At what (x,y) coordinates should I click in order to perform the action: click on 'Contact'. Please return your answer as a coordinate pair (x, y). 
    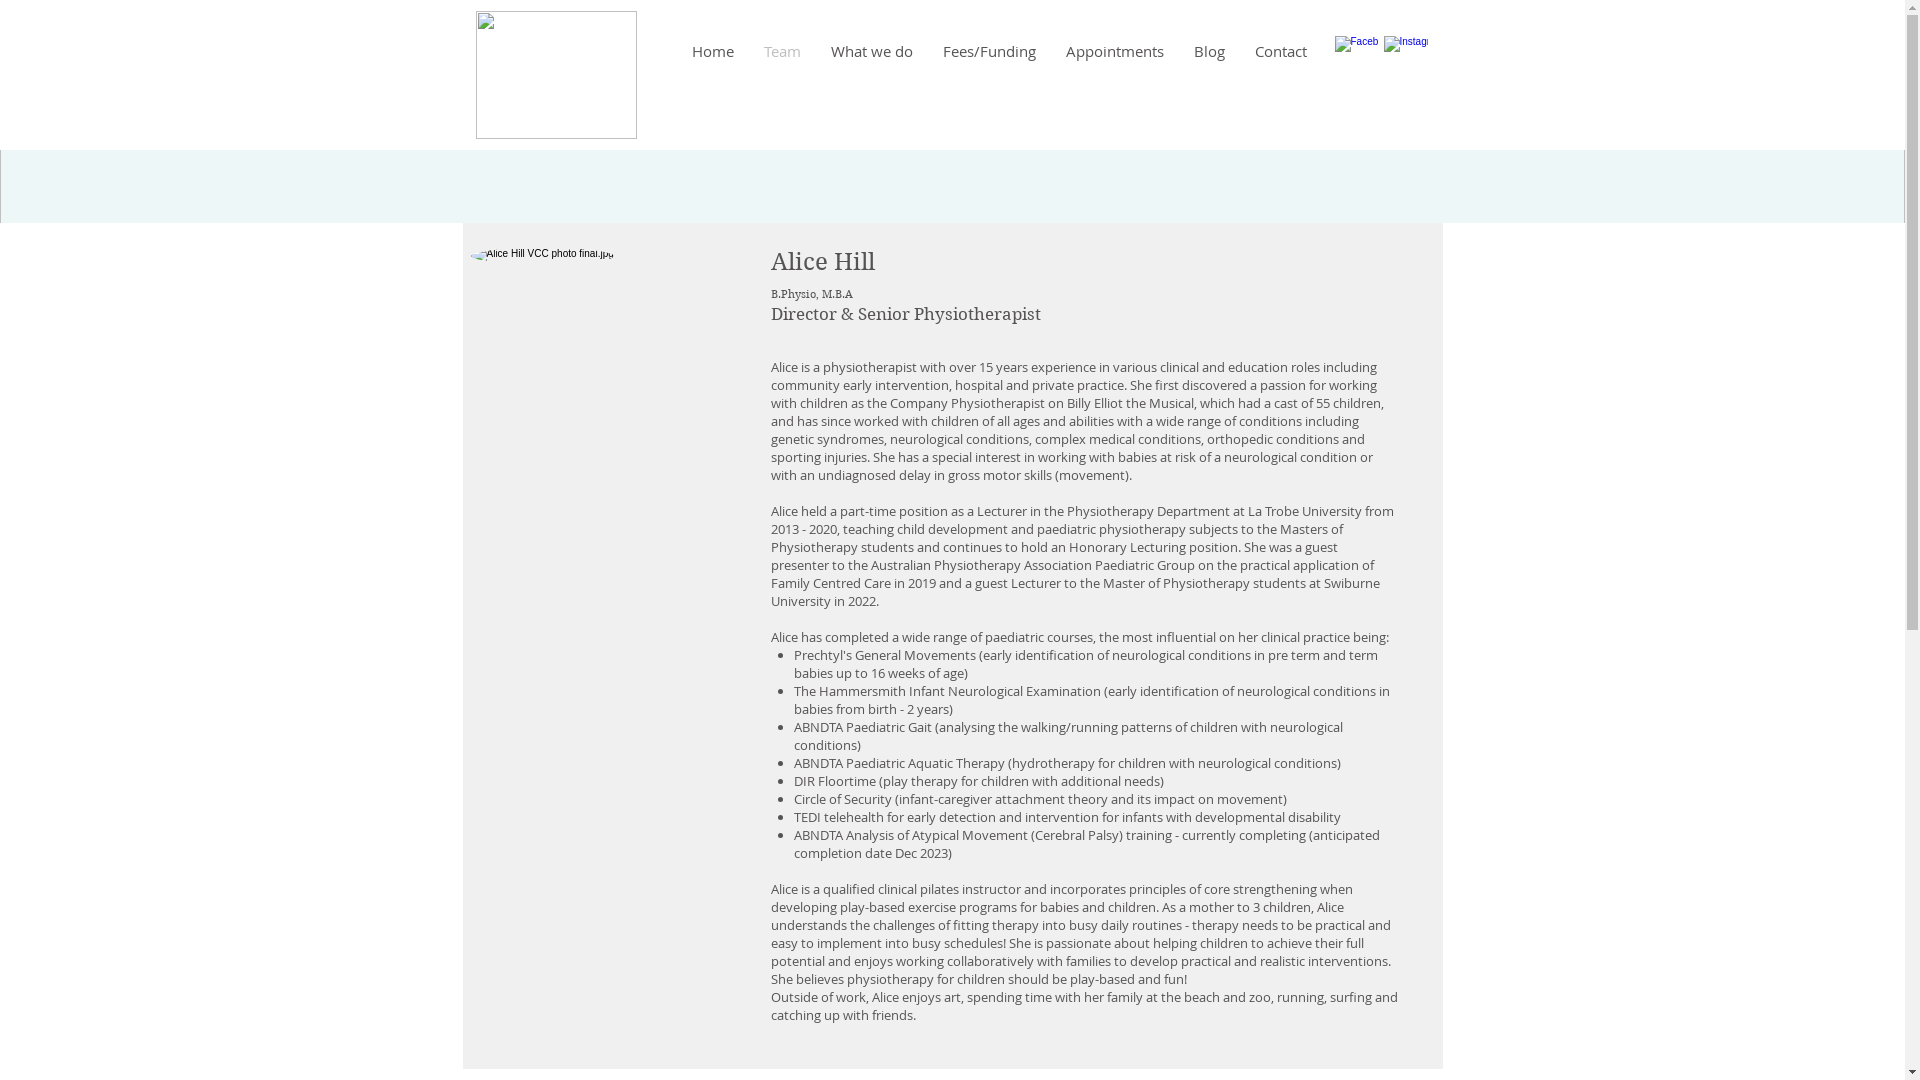
    Looking at the image, I should click on (1281, 49).